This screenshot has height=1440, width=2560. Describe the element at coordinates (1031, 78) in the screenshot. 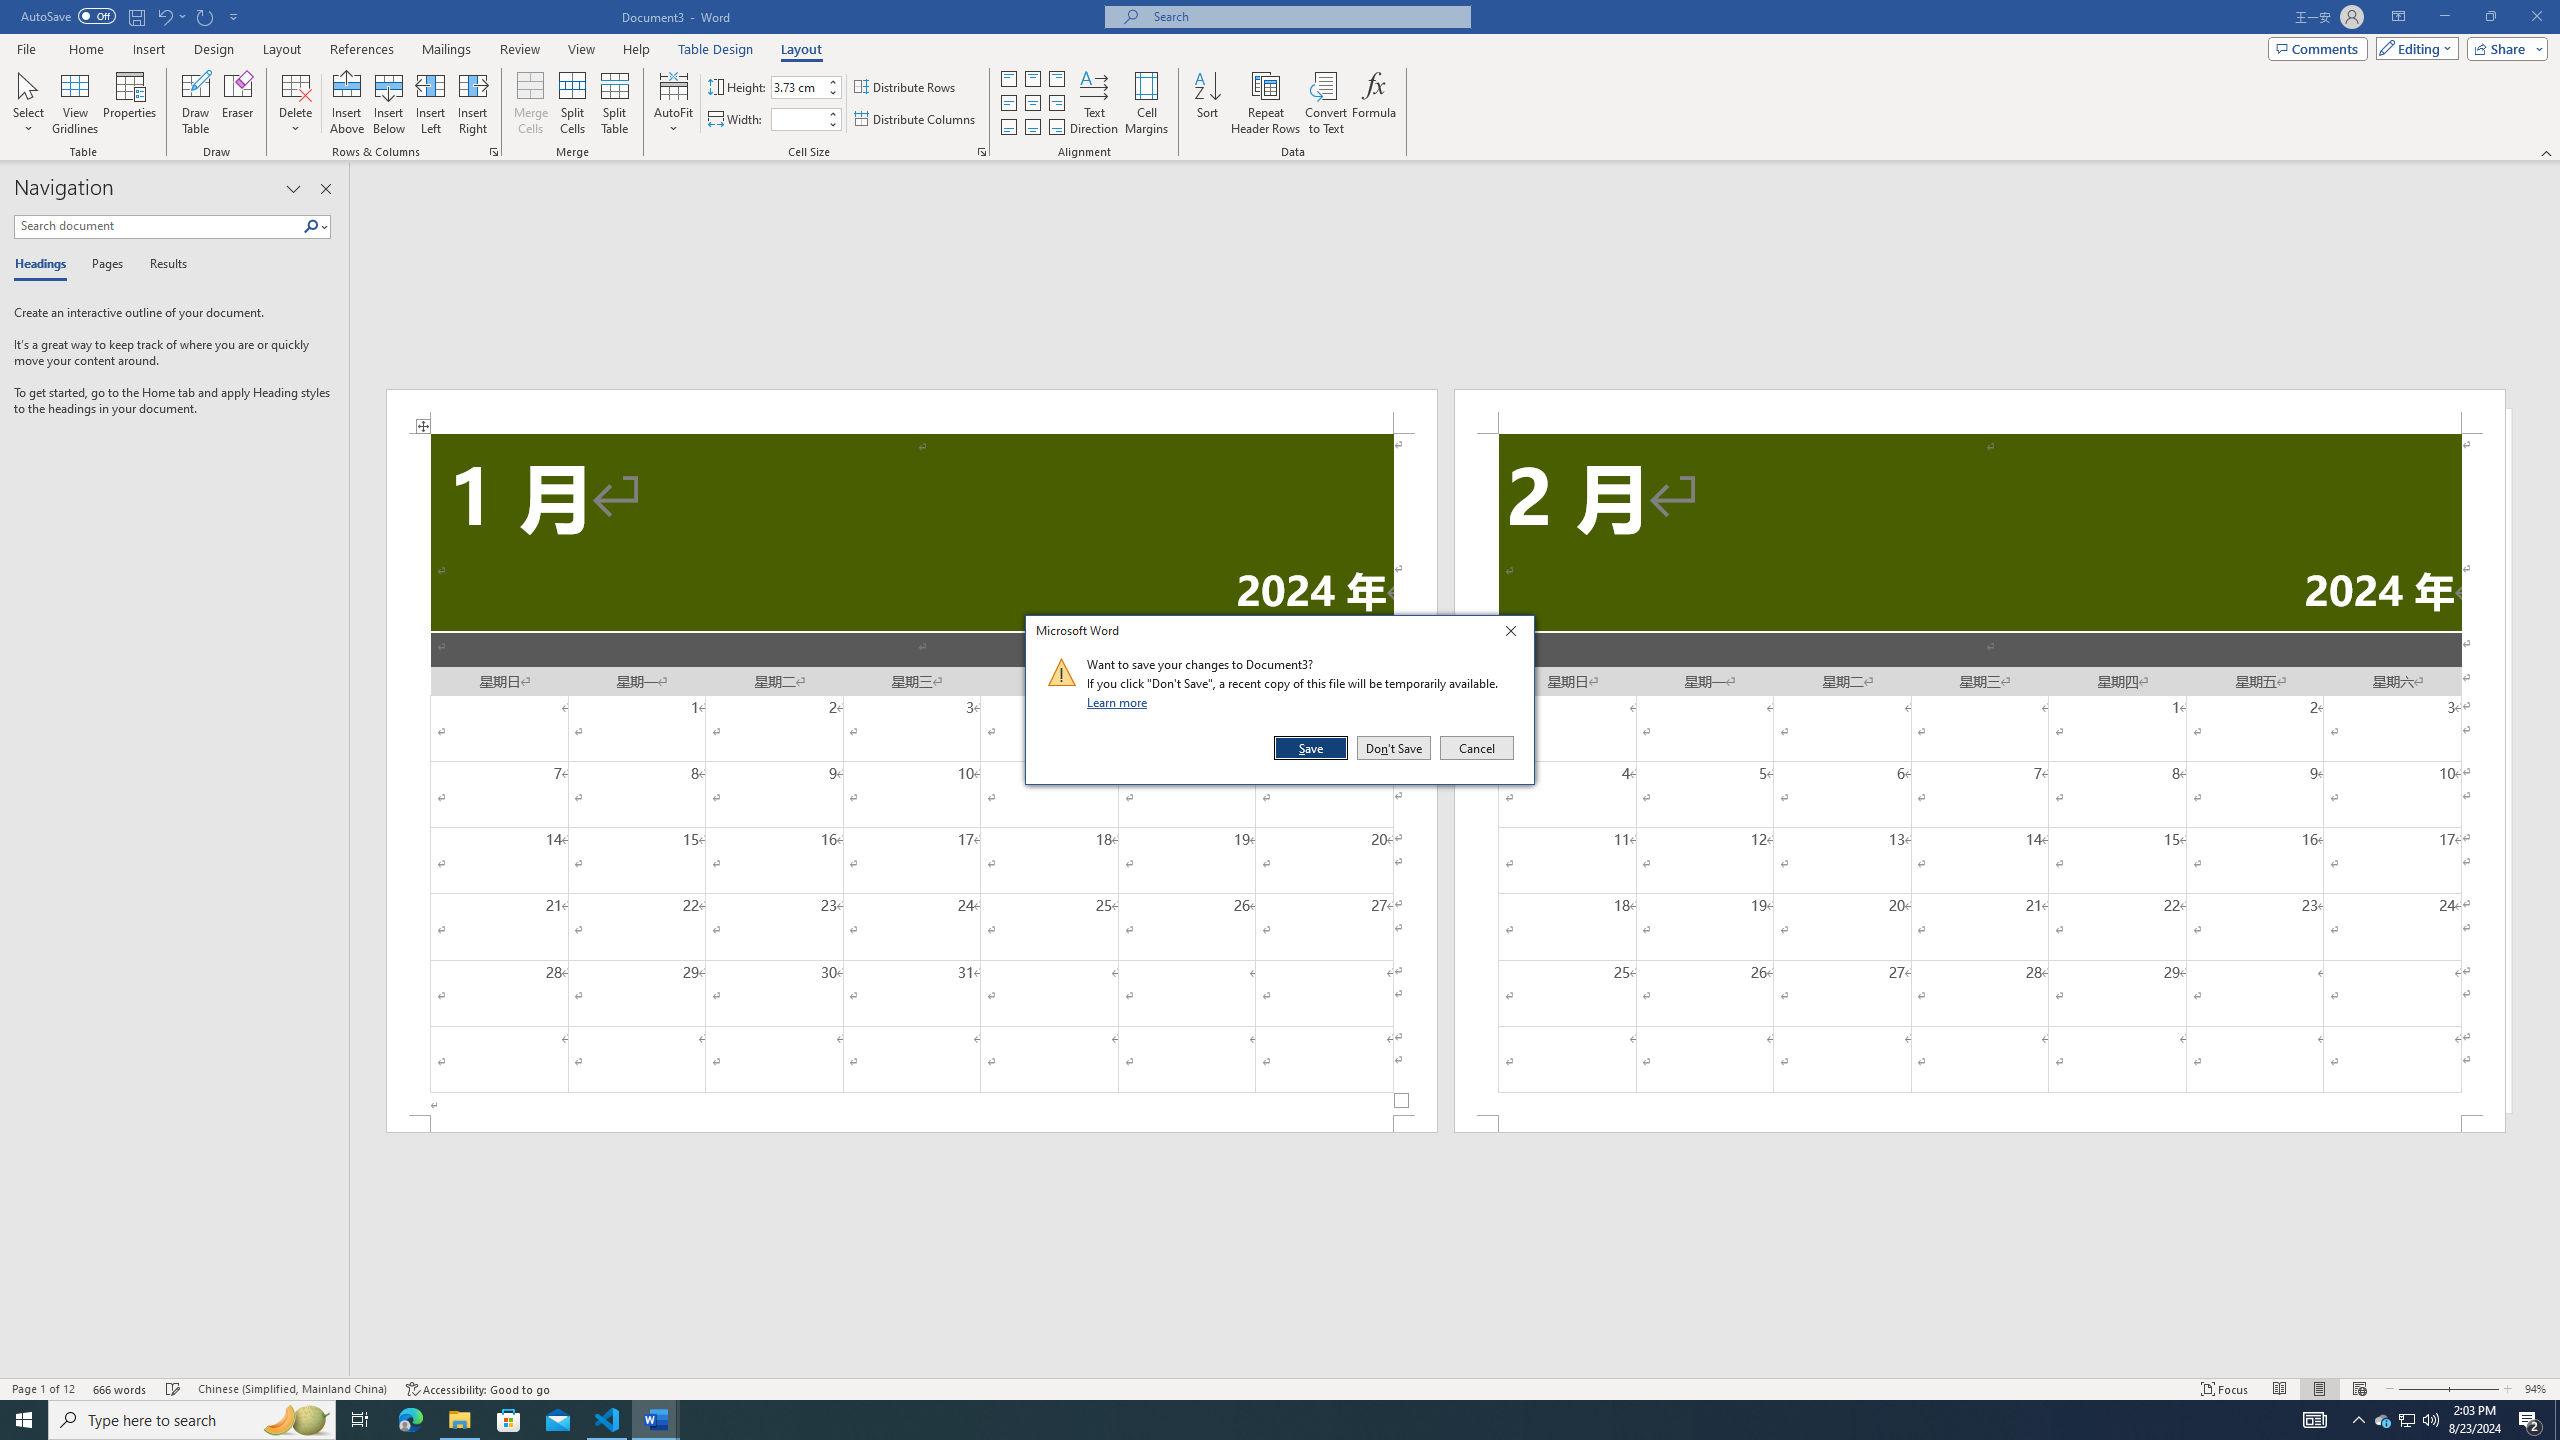

I see `'Align Top Center'` at that location.